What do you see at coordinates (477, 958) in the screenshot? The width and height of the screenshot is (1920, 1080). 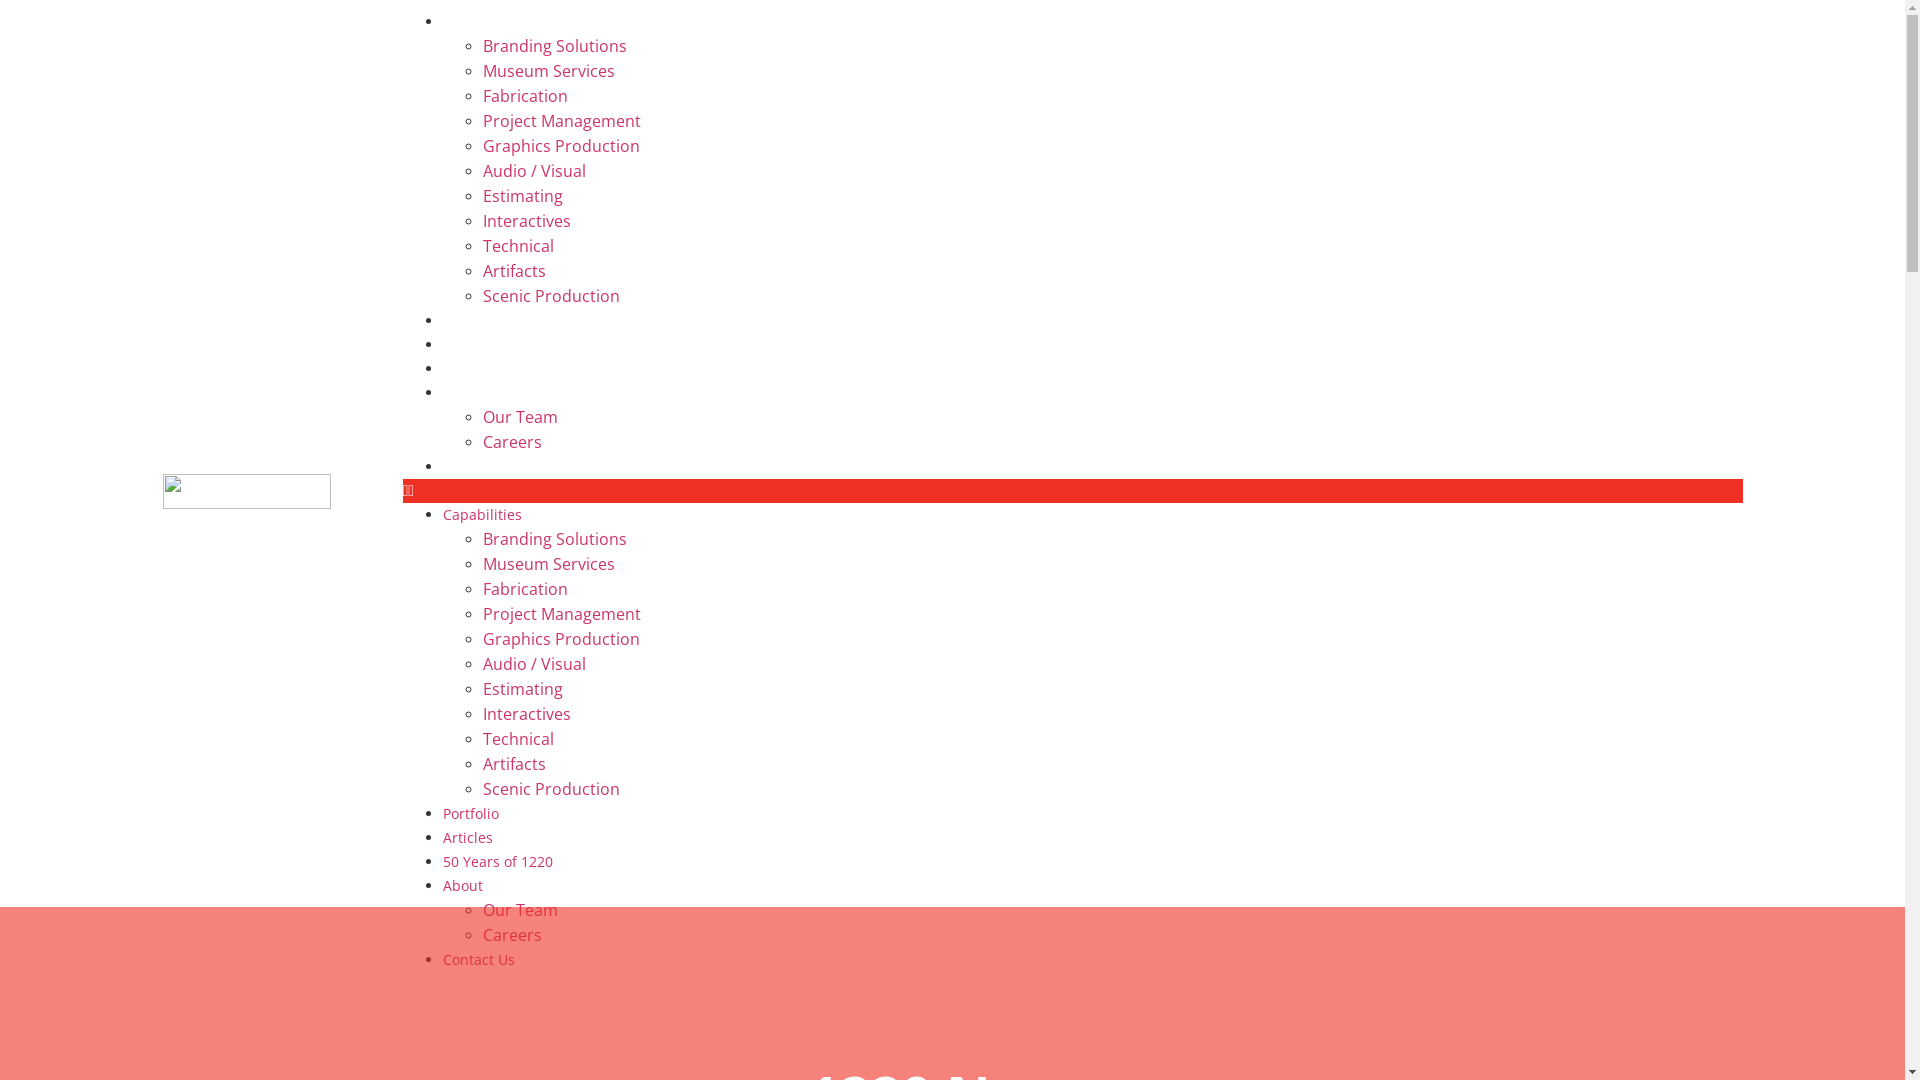 I see `'Contact Us'` at bounding box center [477, 958].